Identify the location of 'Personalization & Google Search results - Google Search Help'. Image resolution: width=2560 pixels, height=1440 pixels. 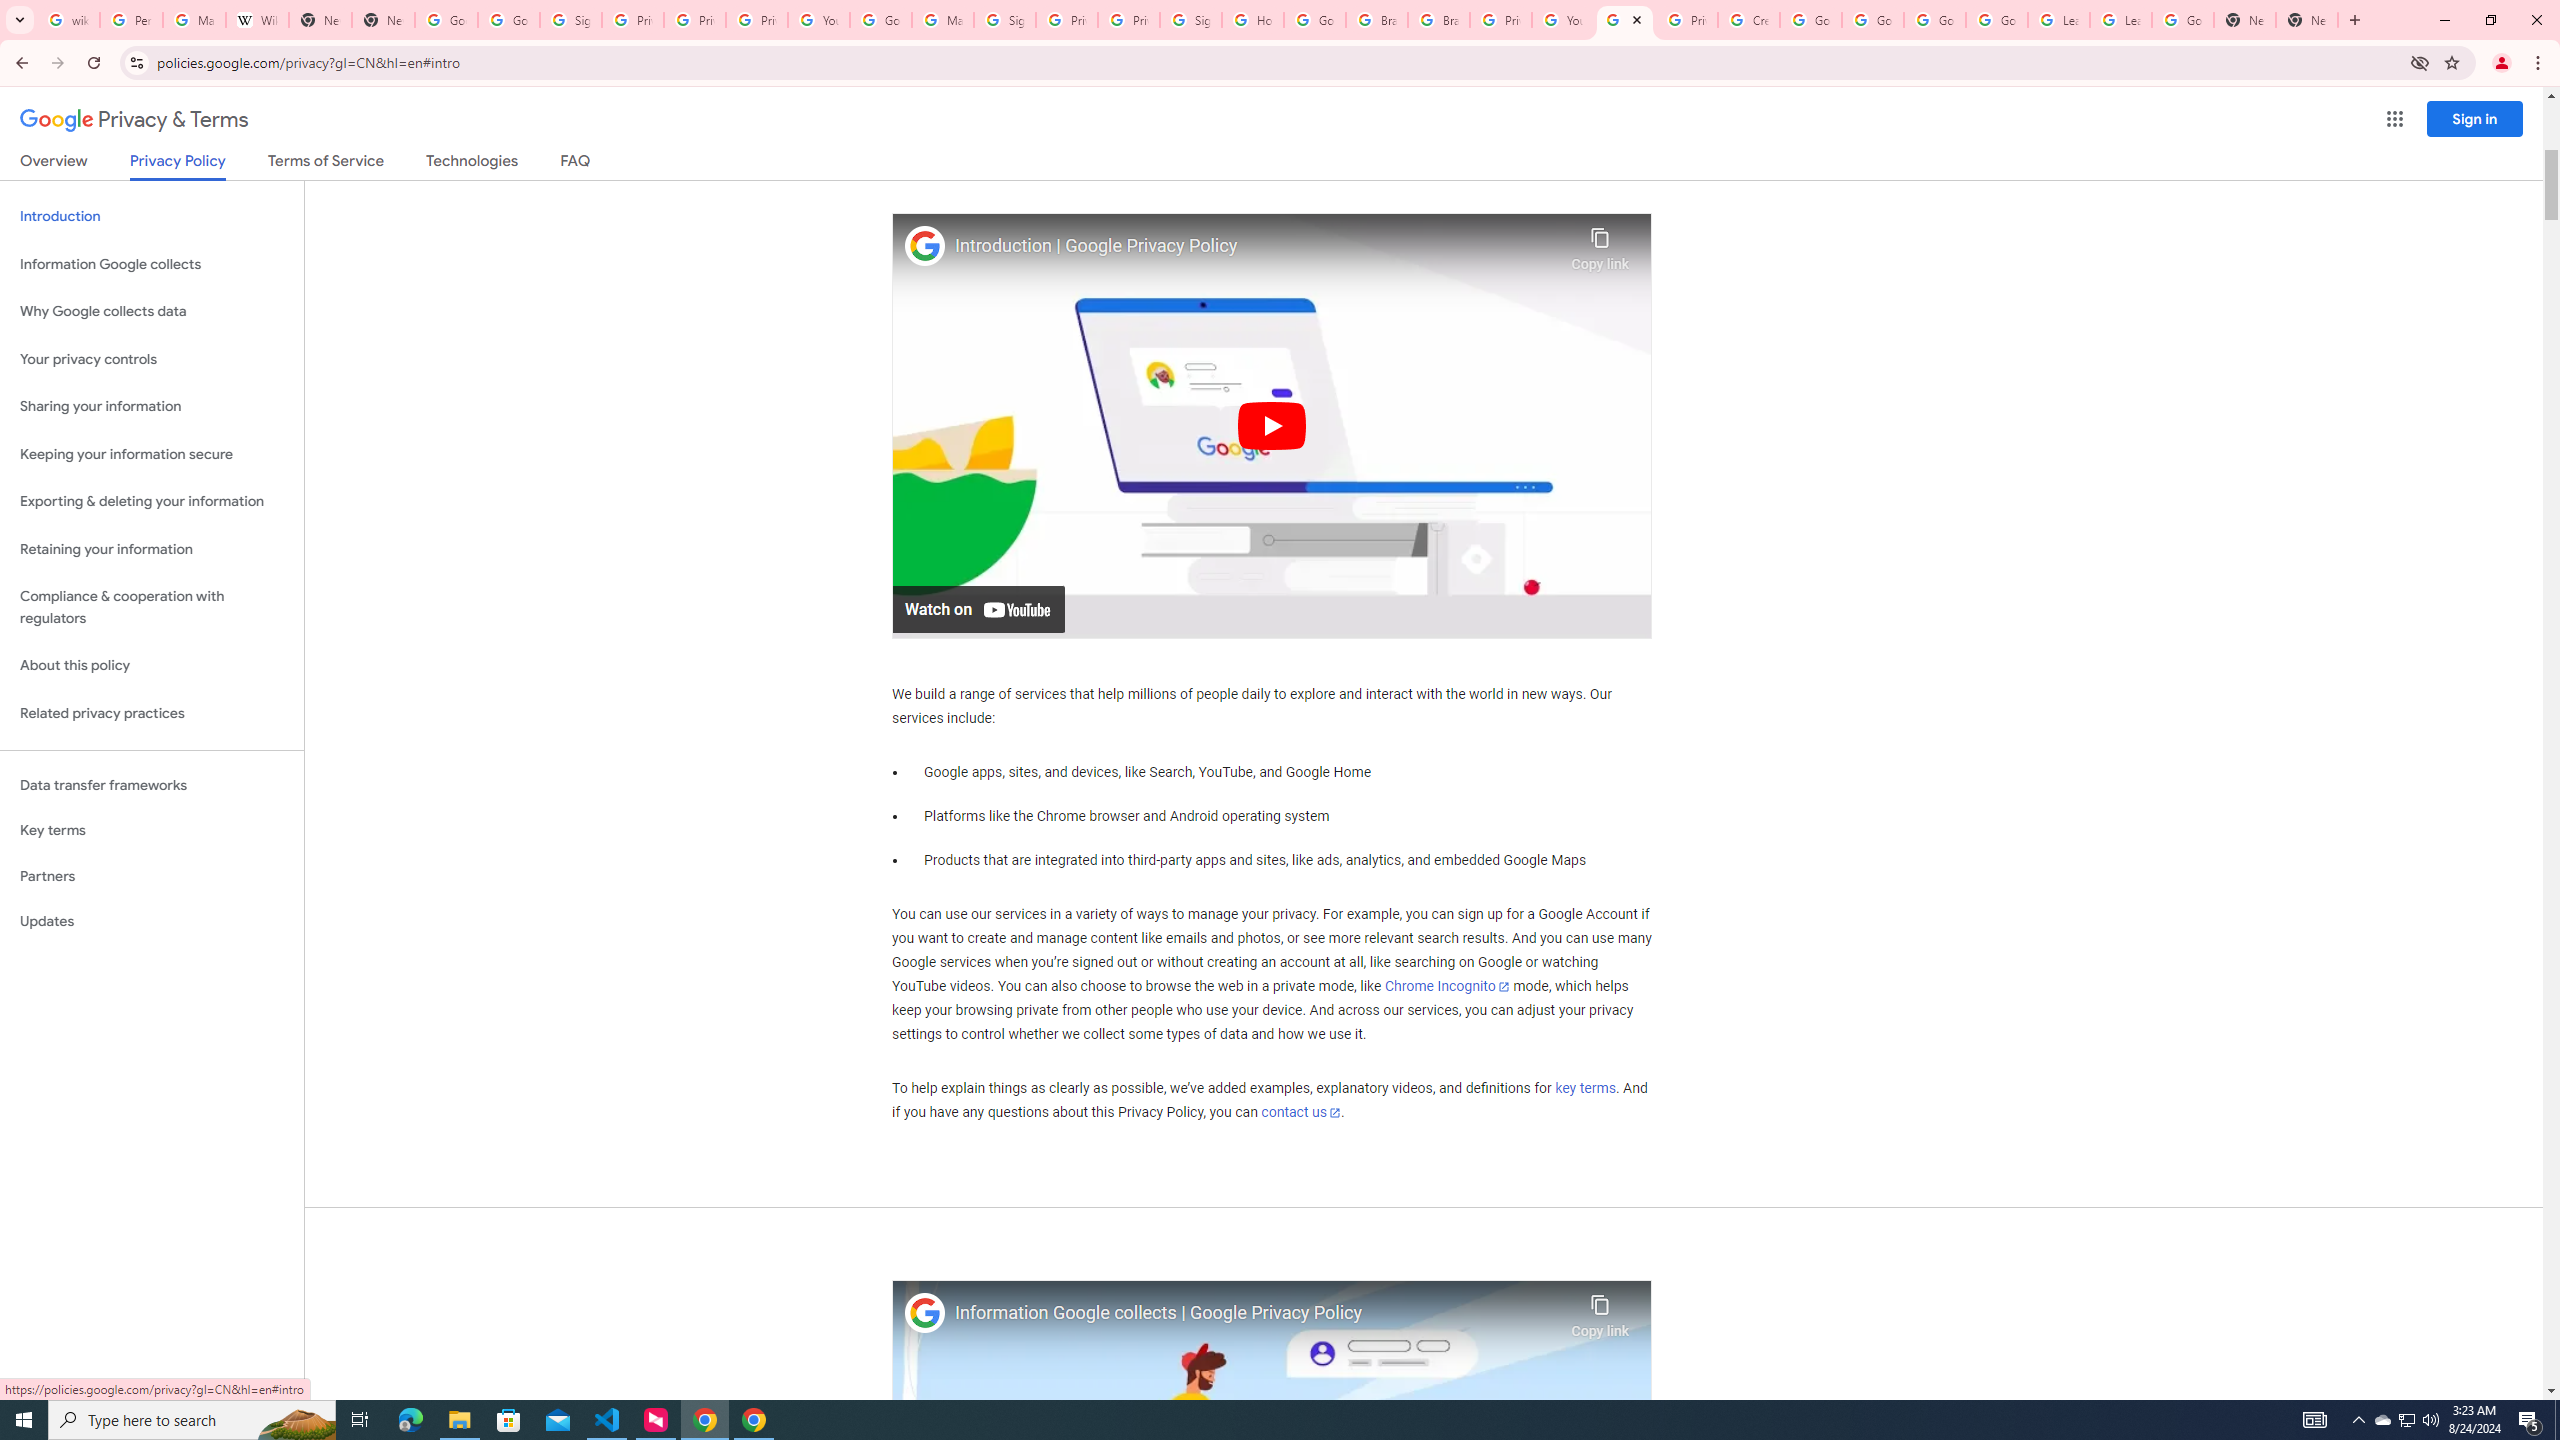
(130, 19).